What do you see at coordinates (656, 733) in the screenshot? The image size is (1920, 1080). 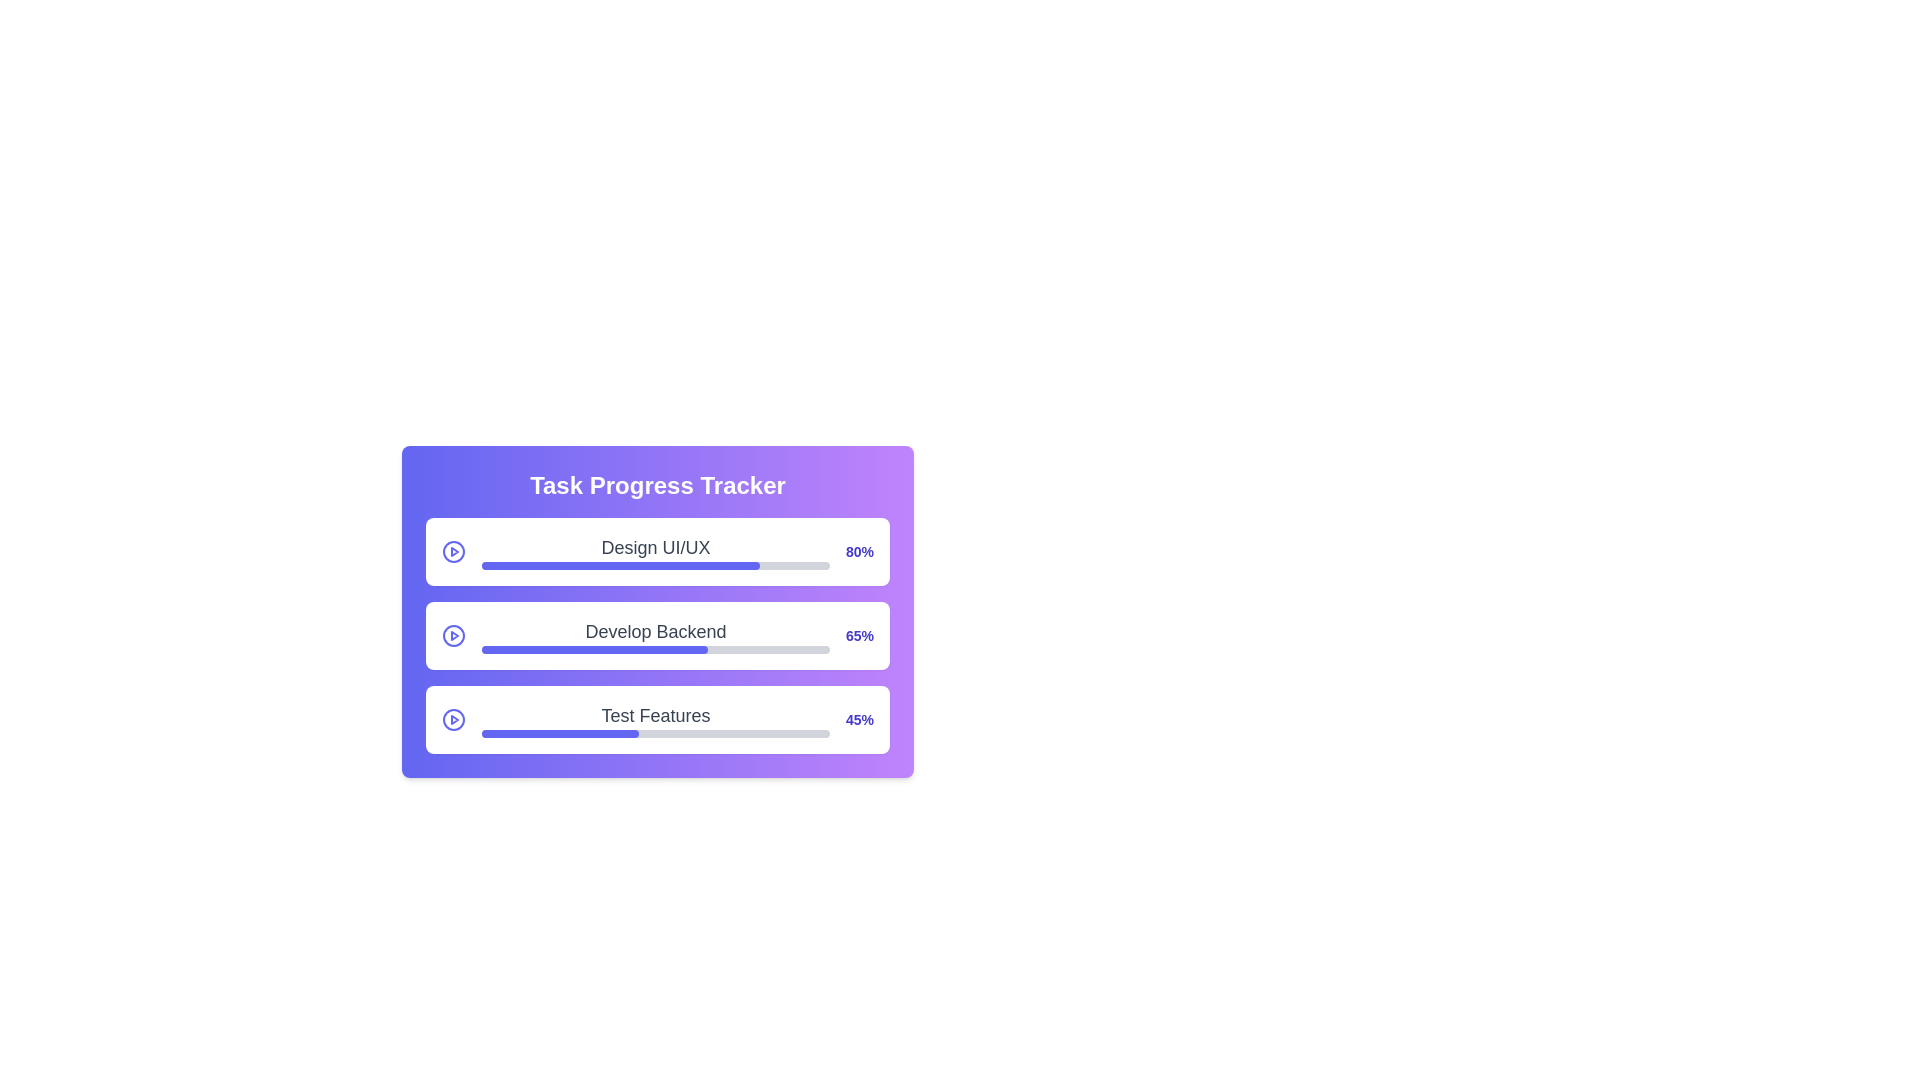 I see `the progress bar indicating the completion status for the task 'Test Features' located in the 'Task Progress Tracker' panel` at bounding box center [656, 733].